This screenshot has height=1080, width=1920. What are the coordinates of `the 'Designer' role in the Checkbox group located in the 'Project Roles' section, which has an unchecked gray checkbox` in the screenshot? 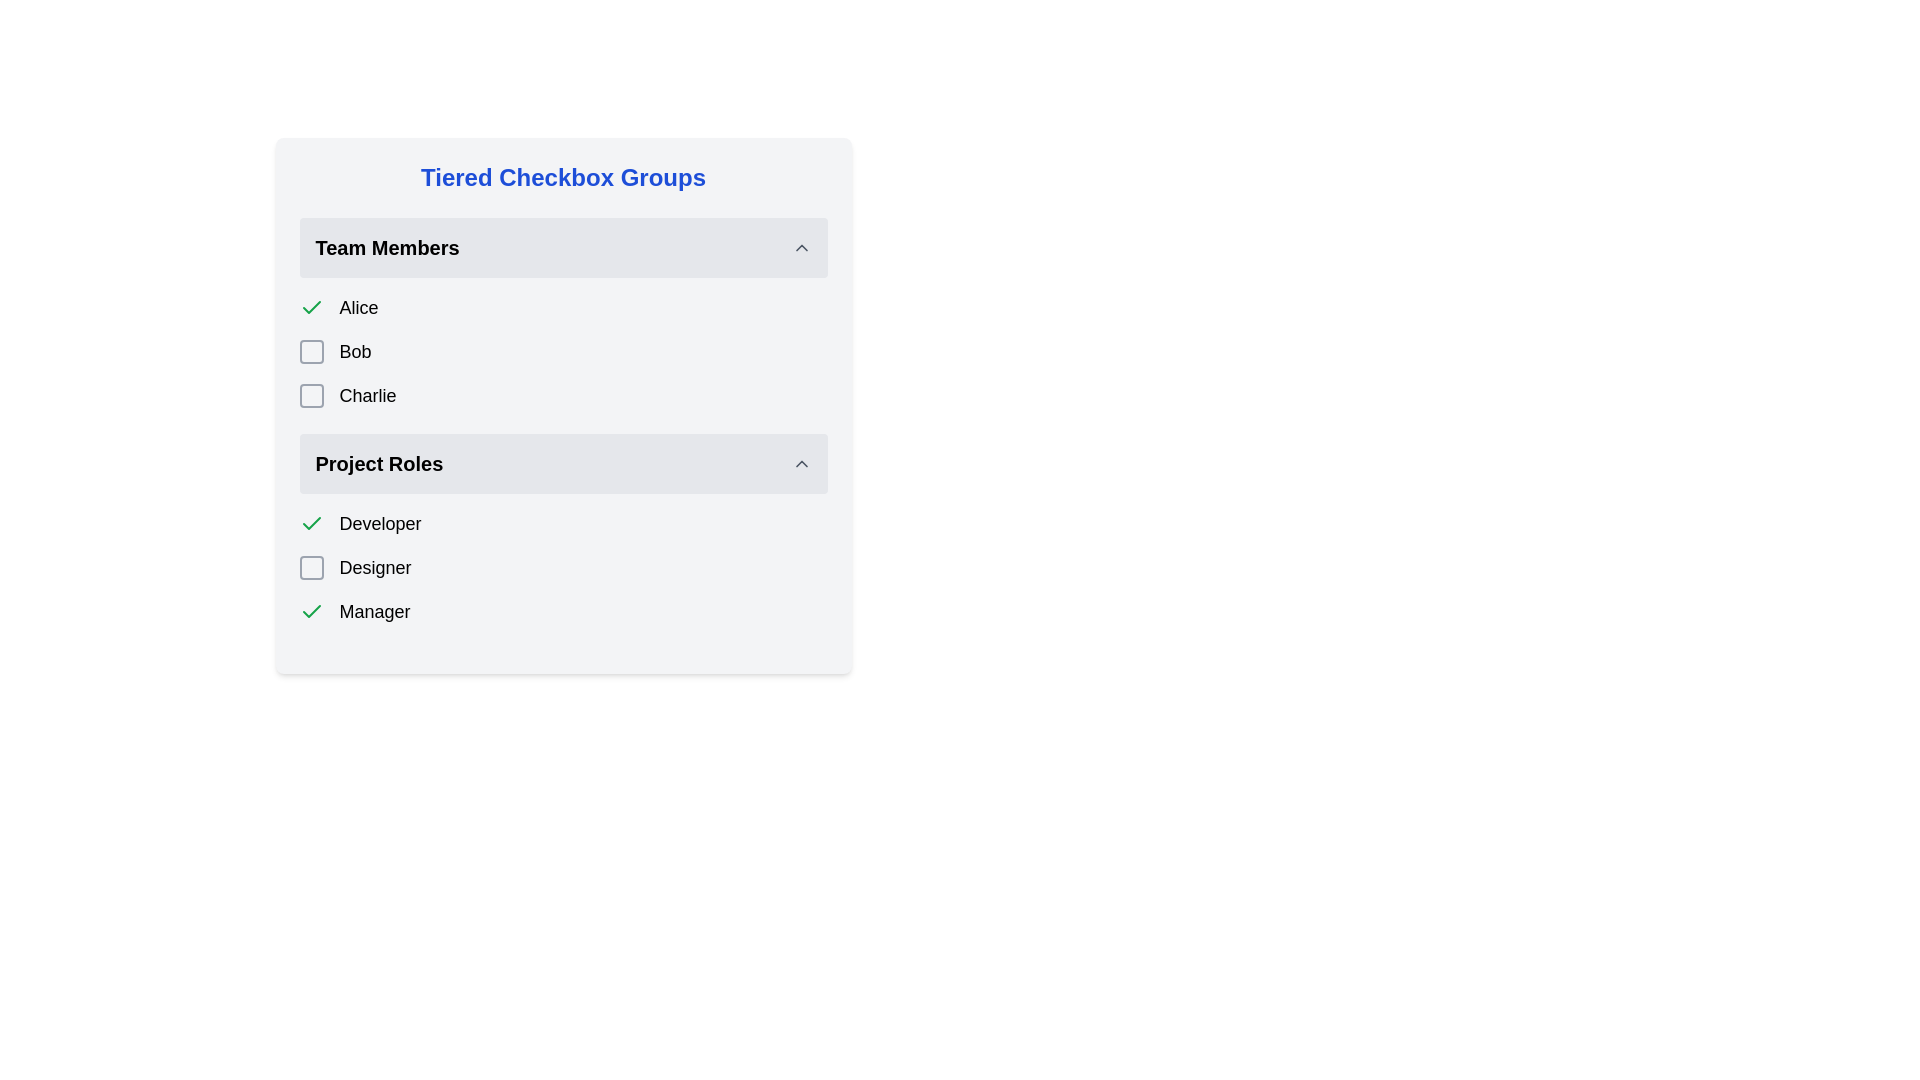 It's located at (562, 567).